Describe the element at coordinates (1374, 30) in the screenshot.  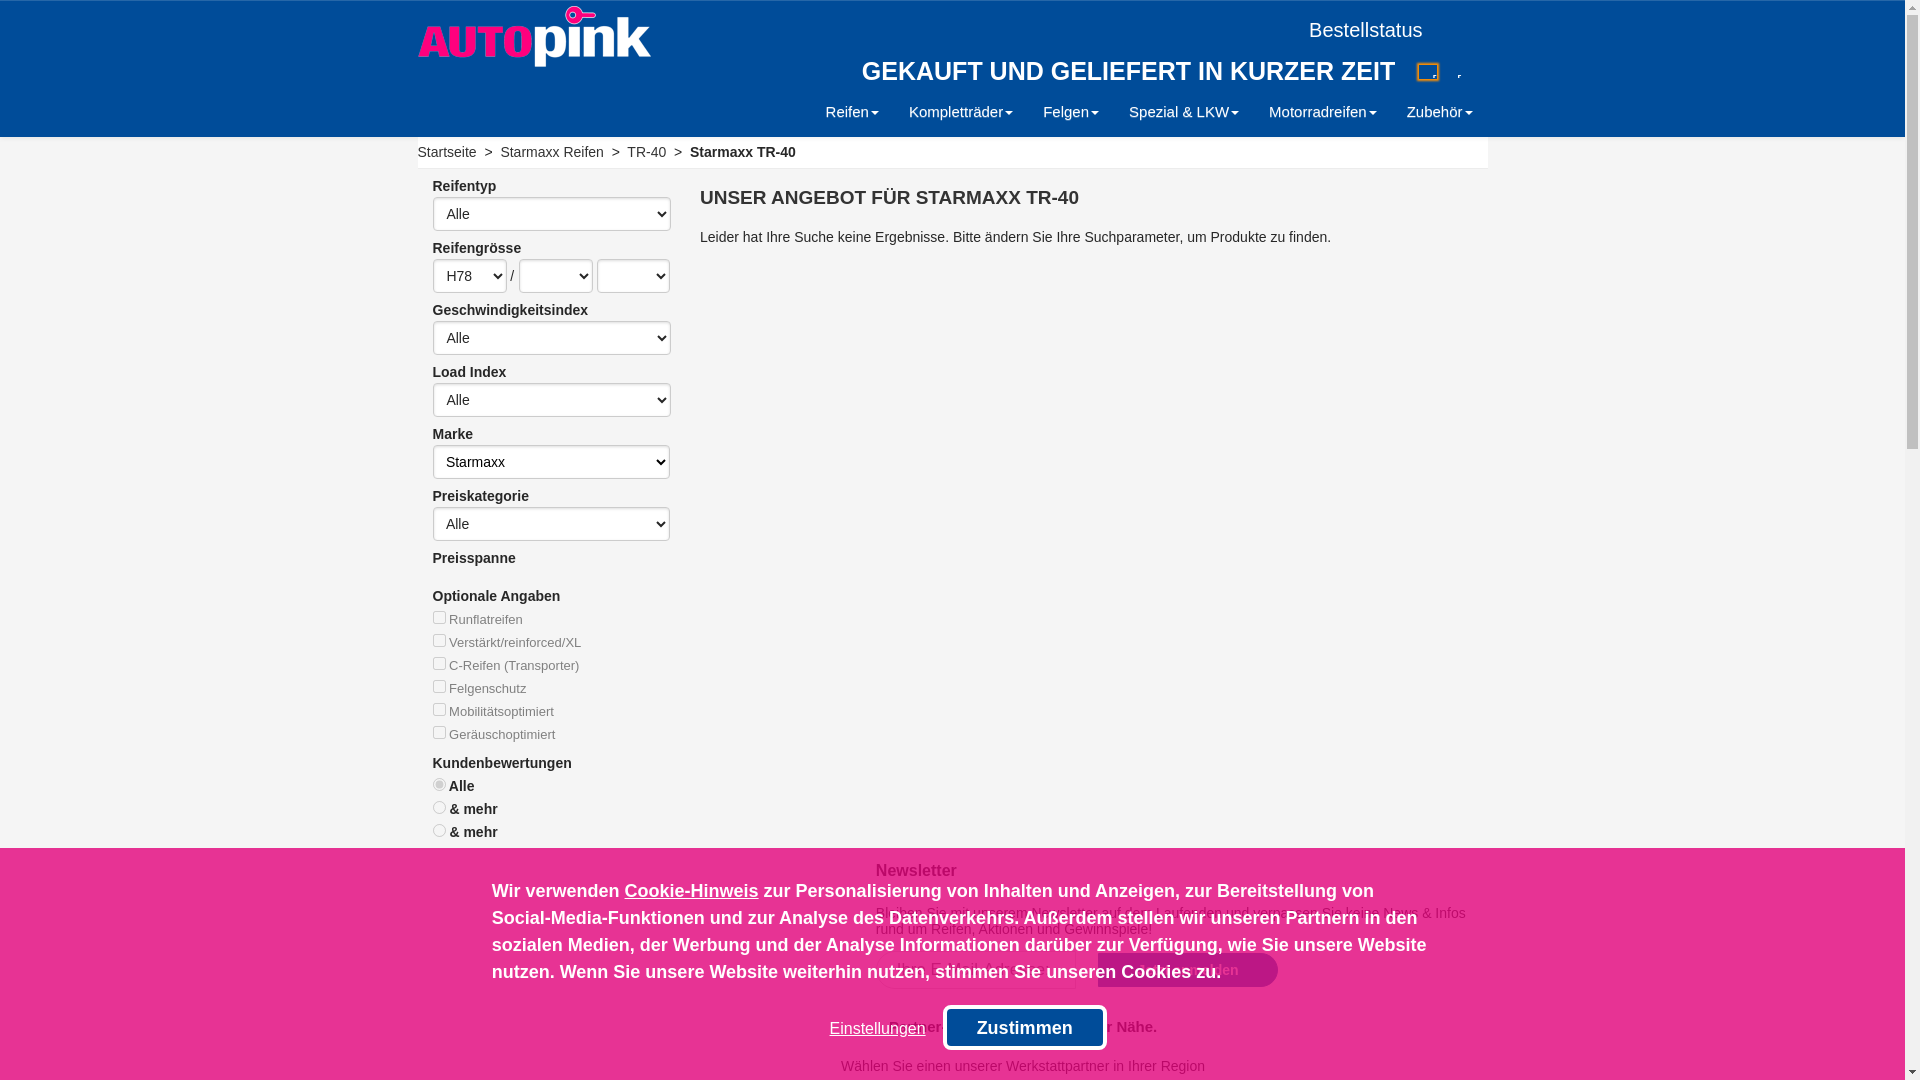
I see `'Bestellstatus'` at that location.